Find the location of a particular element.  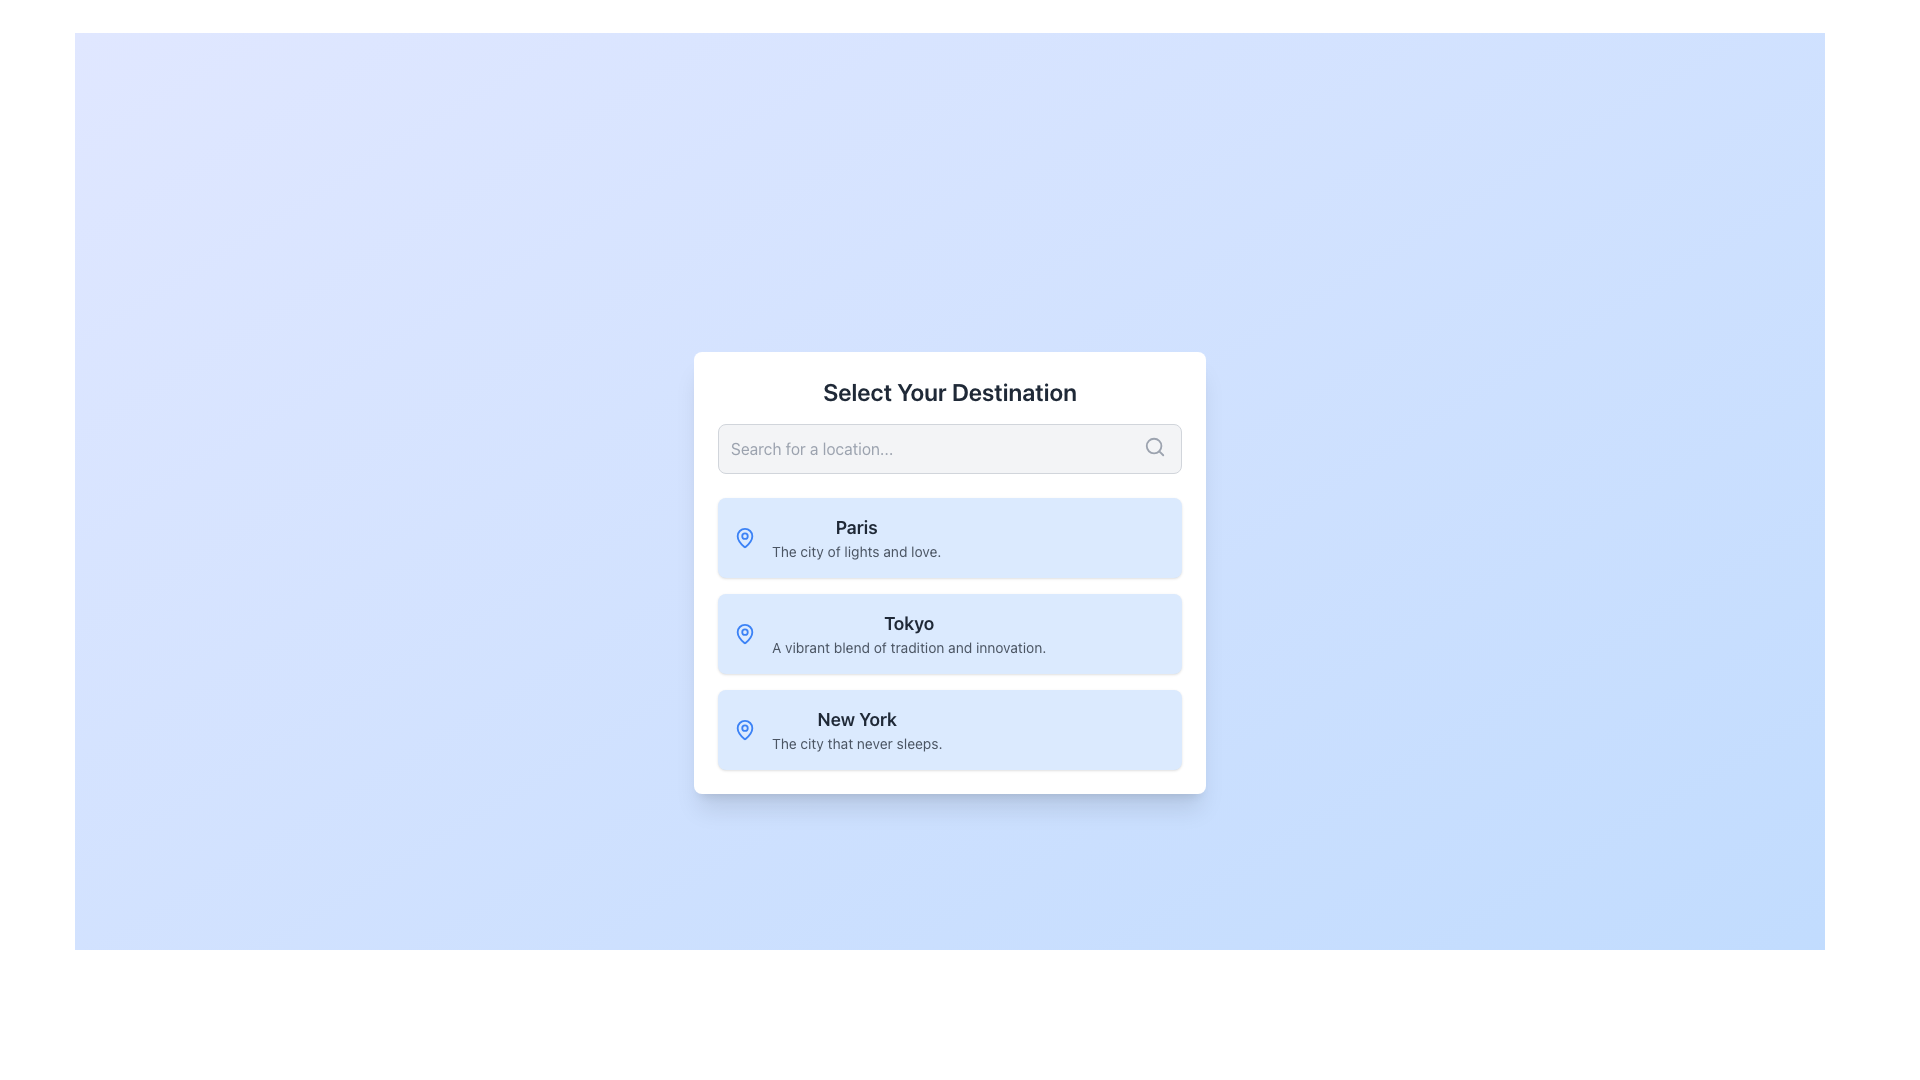

the text element 'Tokyo' which is styled in bold and dark gray, positioned above the descriptive text in a card-like interface is located at coordinates (908, 623).